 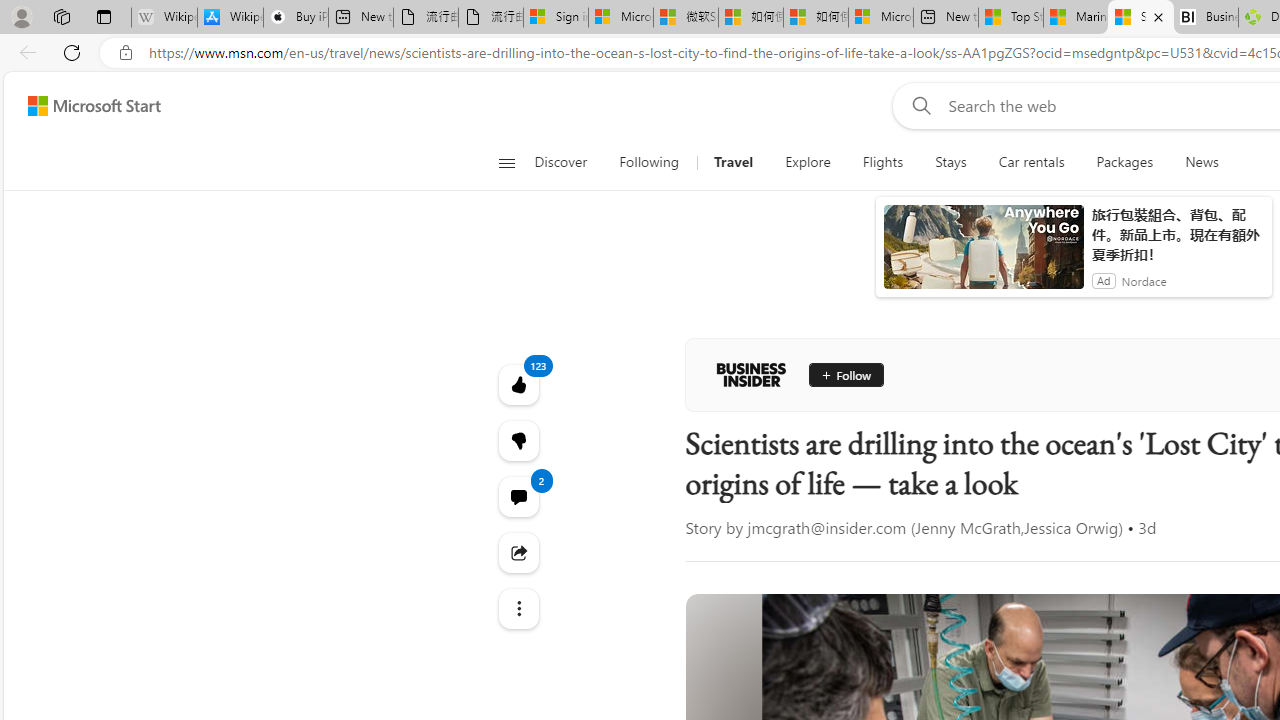 I want to click on 'Class: button-glyph', so click(x=506, y=162).